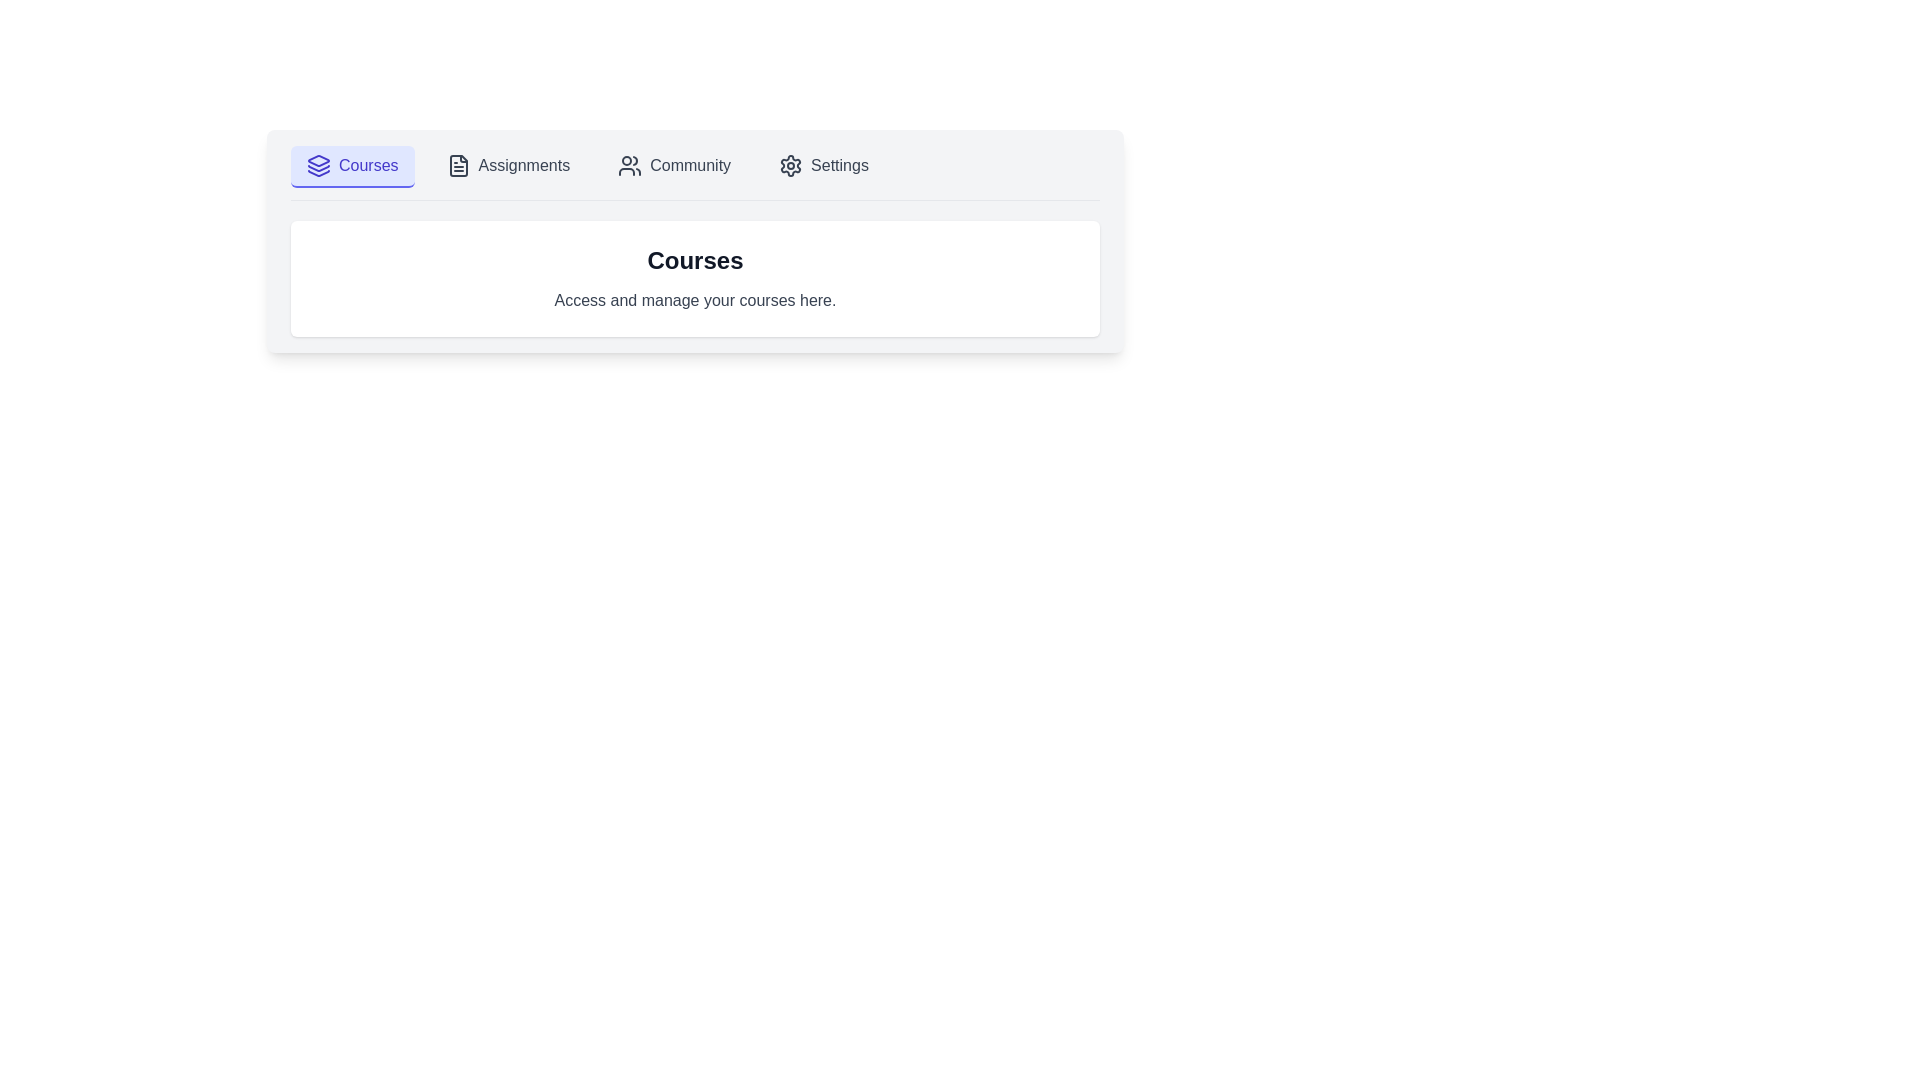 The height and width of the screenshot is (1080, 1920). Describe the element at coordinates (840, 164) in the screenshot. I see `the 'Settings' text label in the top-right portion of the horizontal navigation menu` at that location.